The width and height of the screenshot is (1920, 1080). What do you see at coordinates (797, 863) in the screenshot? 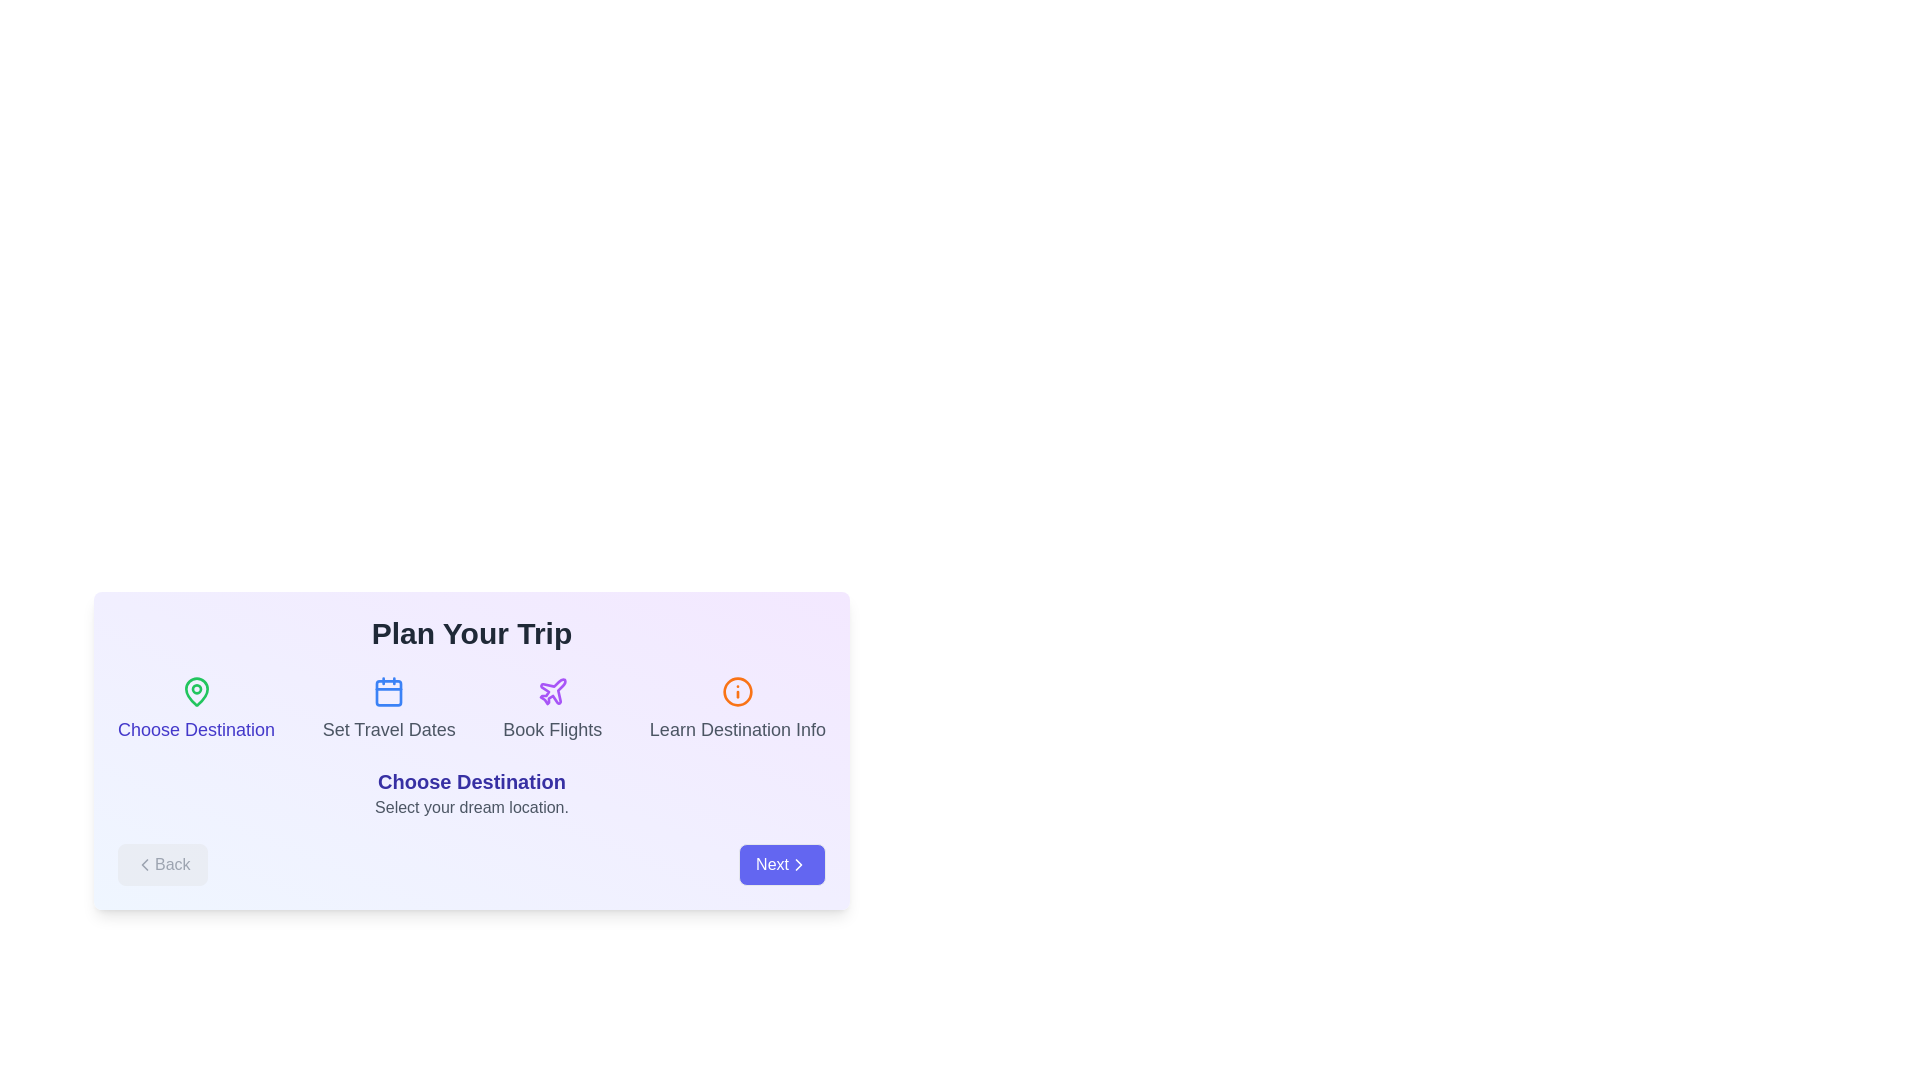
I see `the rightward chevron icon inside the 'Next' button located below the 'Plan Your Trip' section for visual feedback` at bounding box center [797, 863].